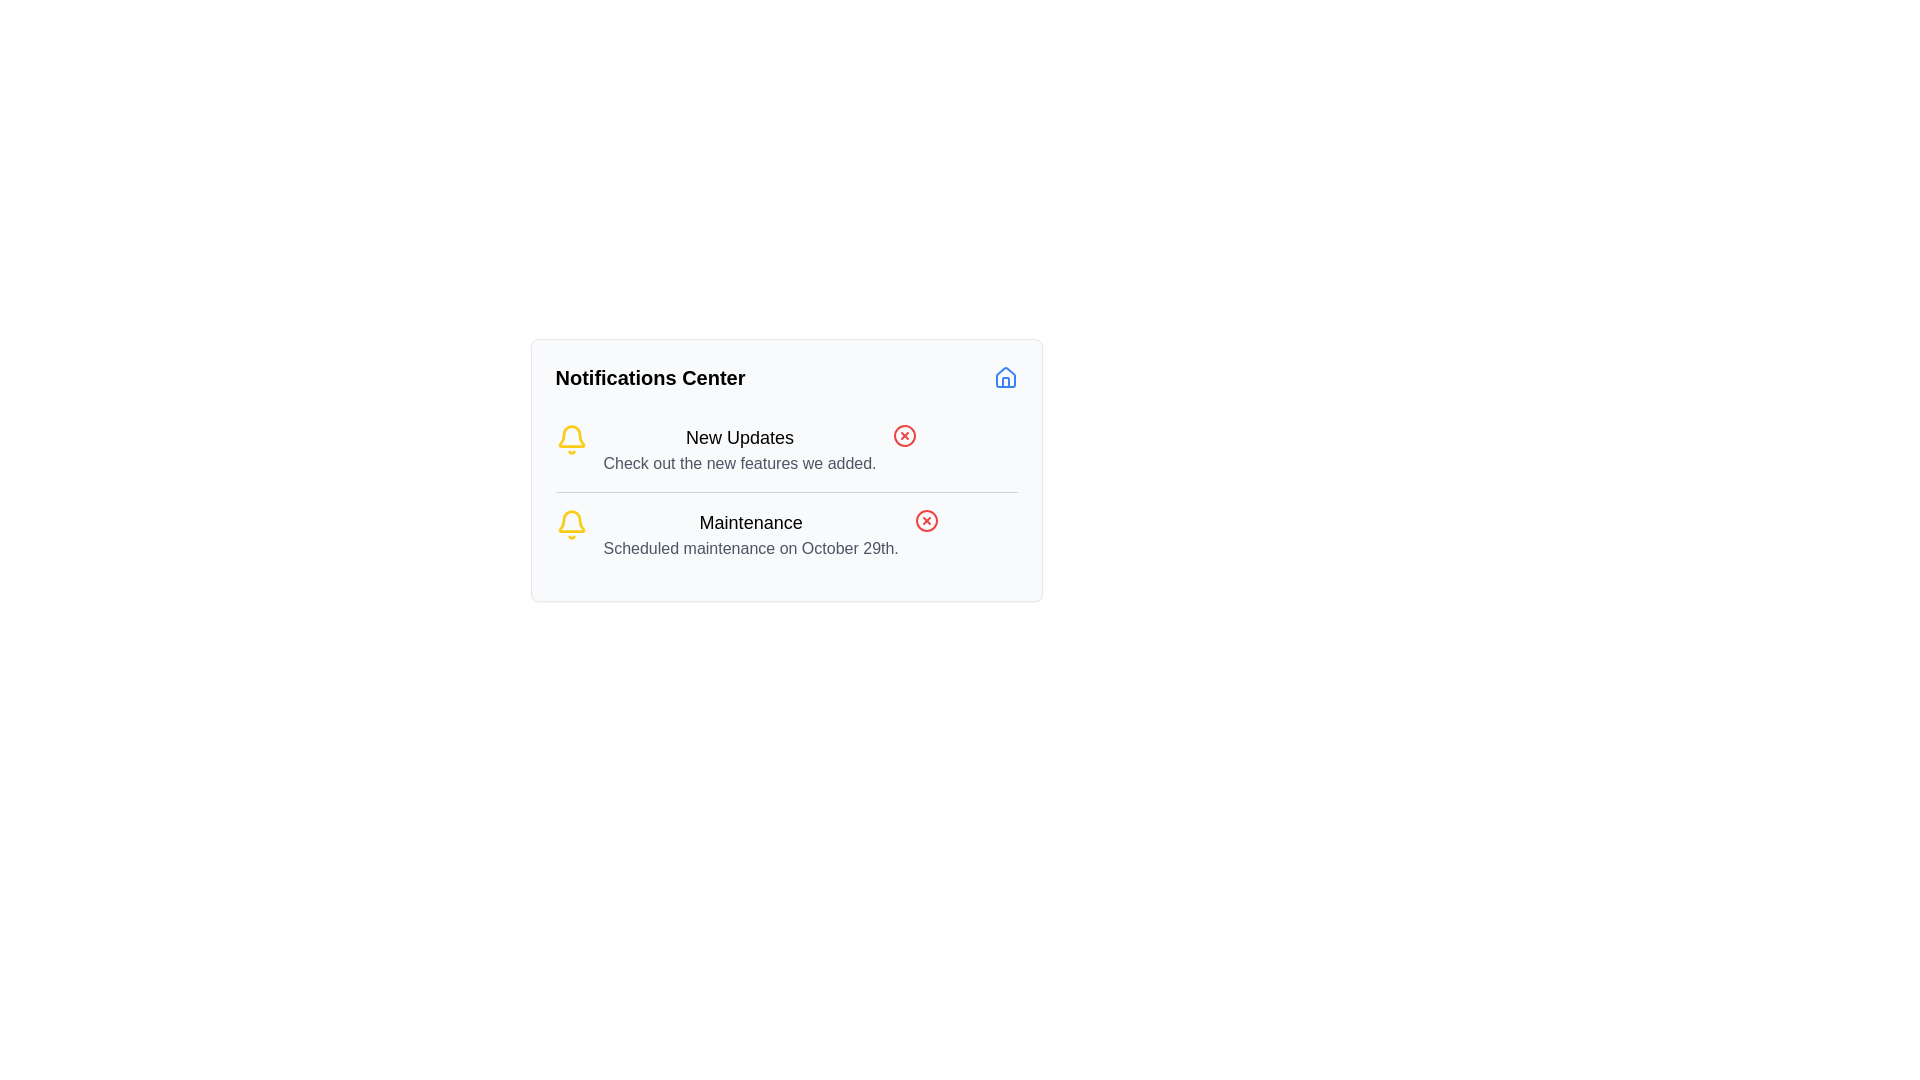 The width and height of the screenshot is (1920, 1080). What do you see at coordinates (570, 438) in the screenshot?
I see `the bell icon that represents notifications or updates, located at the beginning of the 'New Updates' section within the notification card` at bounding box center [570, 438].